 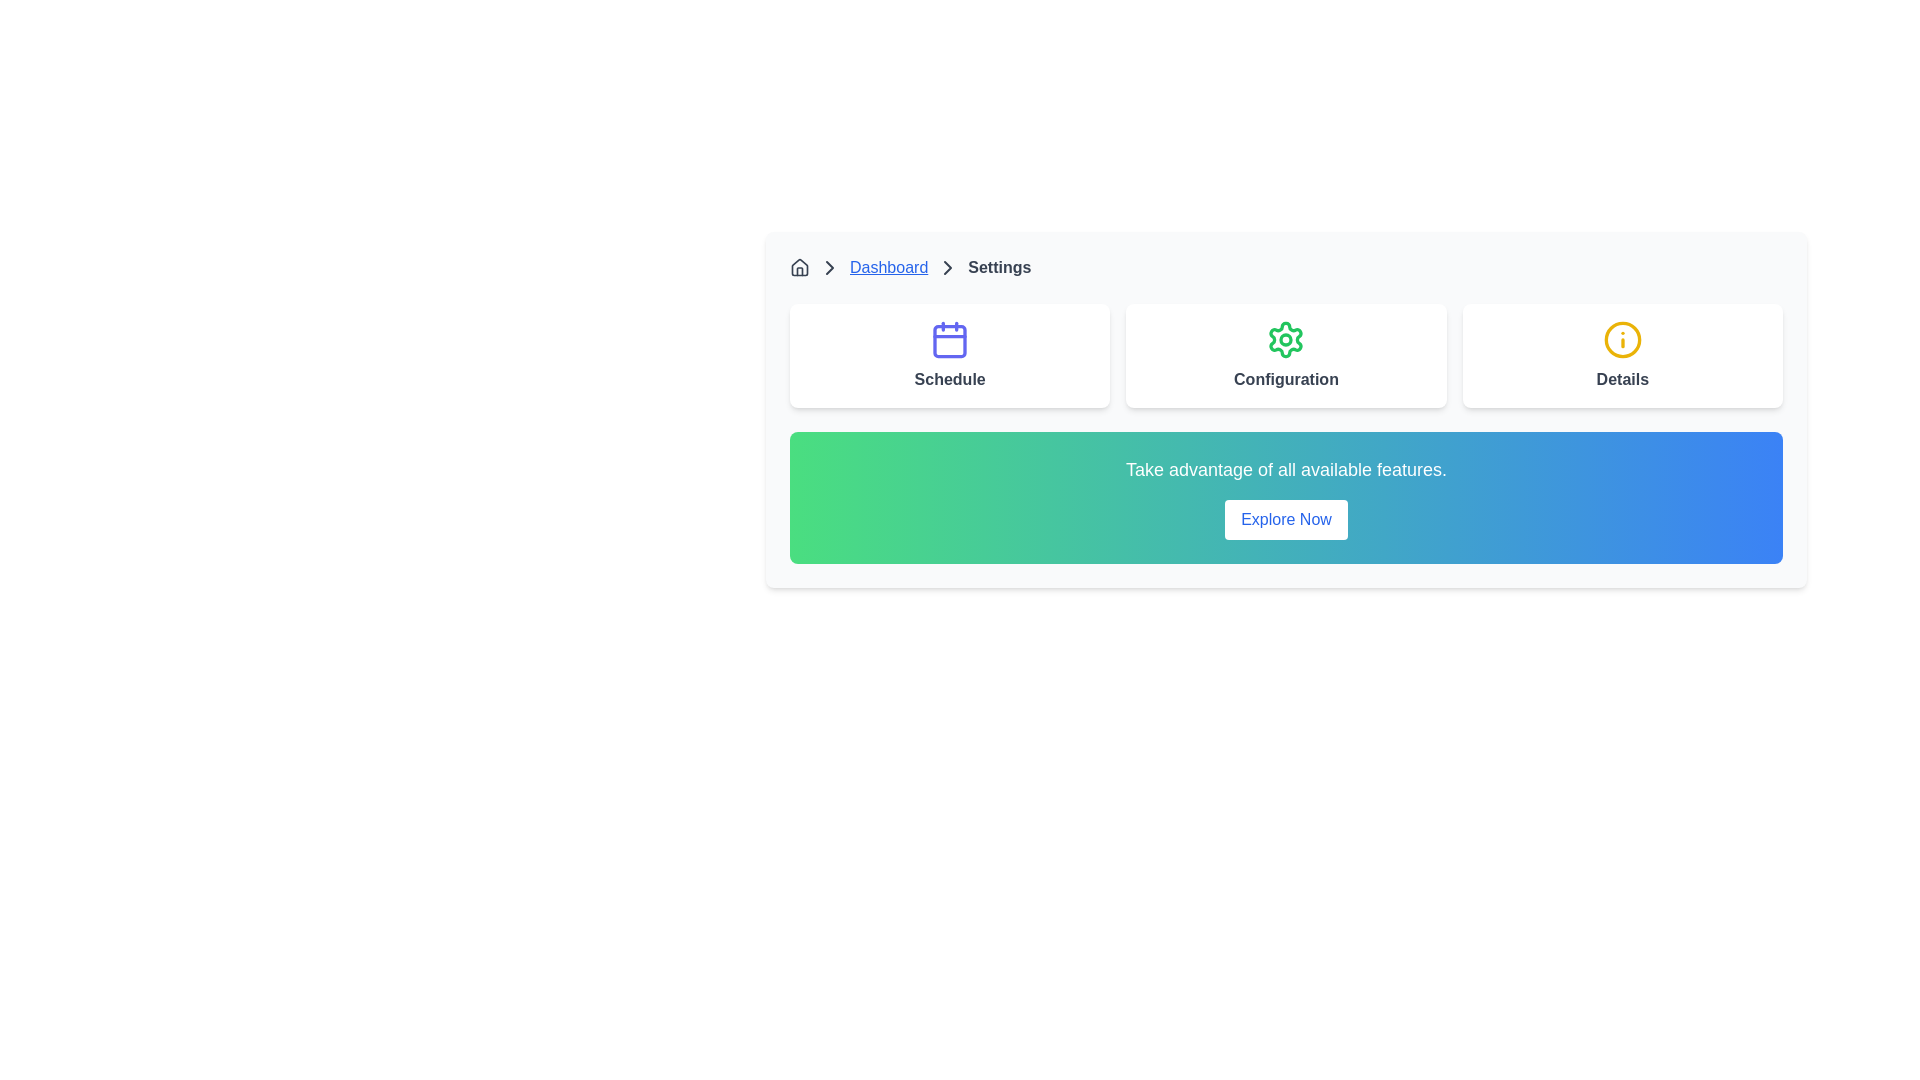 What do you see at coordinates (947, 266) in the screenshot?
I see `the rightward-pointing chevron arrow icon located next to the 'Settings' text in the top navigation bar` at bounding box center [947, 266].